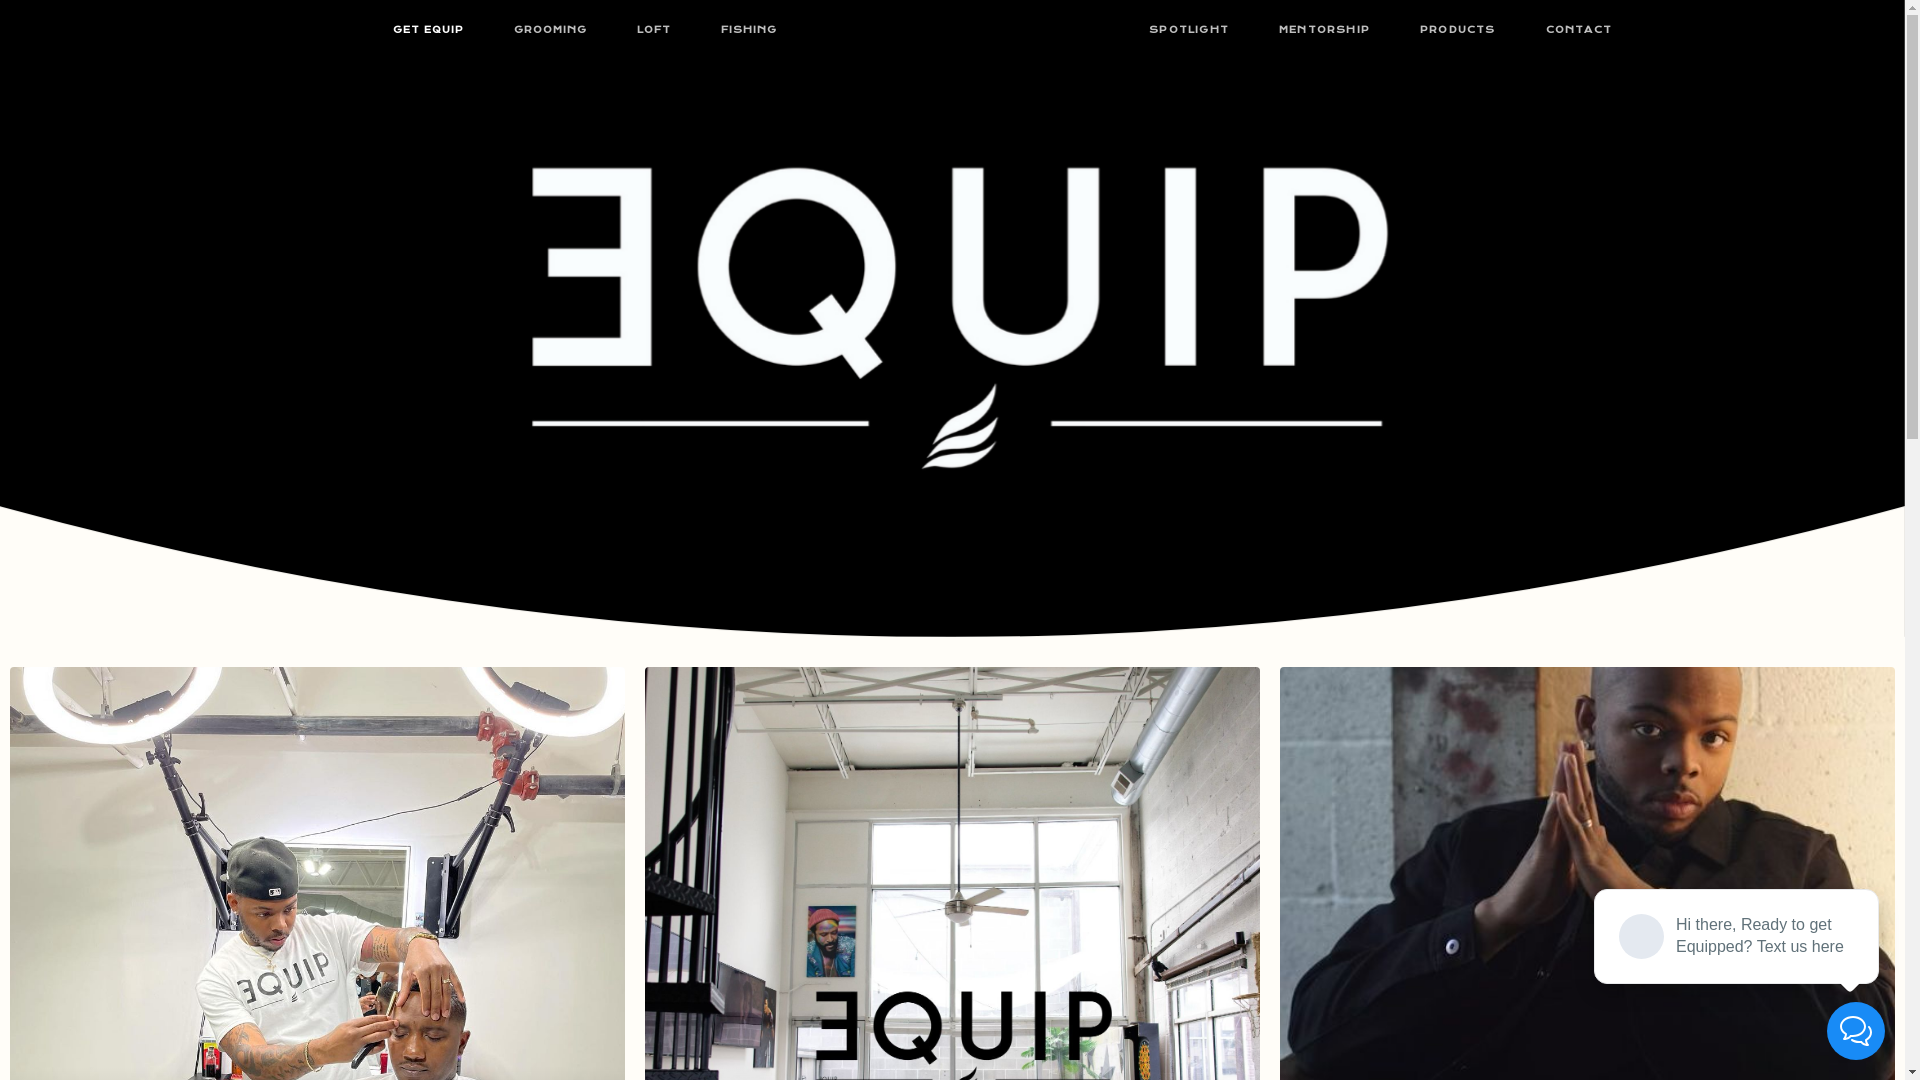 The height and width of the screenshot is (1080, 1920). I want to click on 'GROOMING', so click(549, 30).